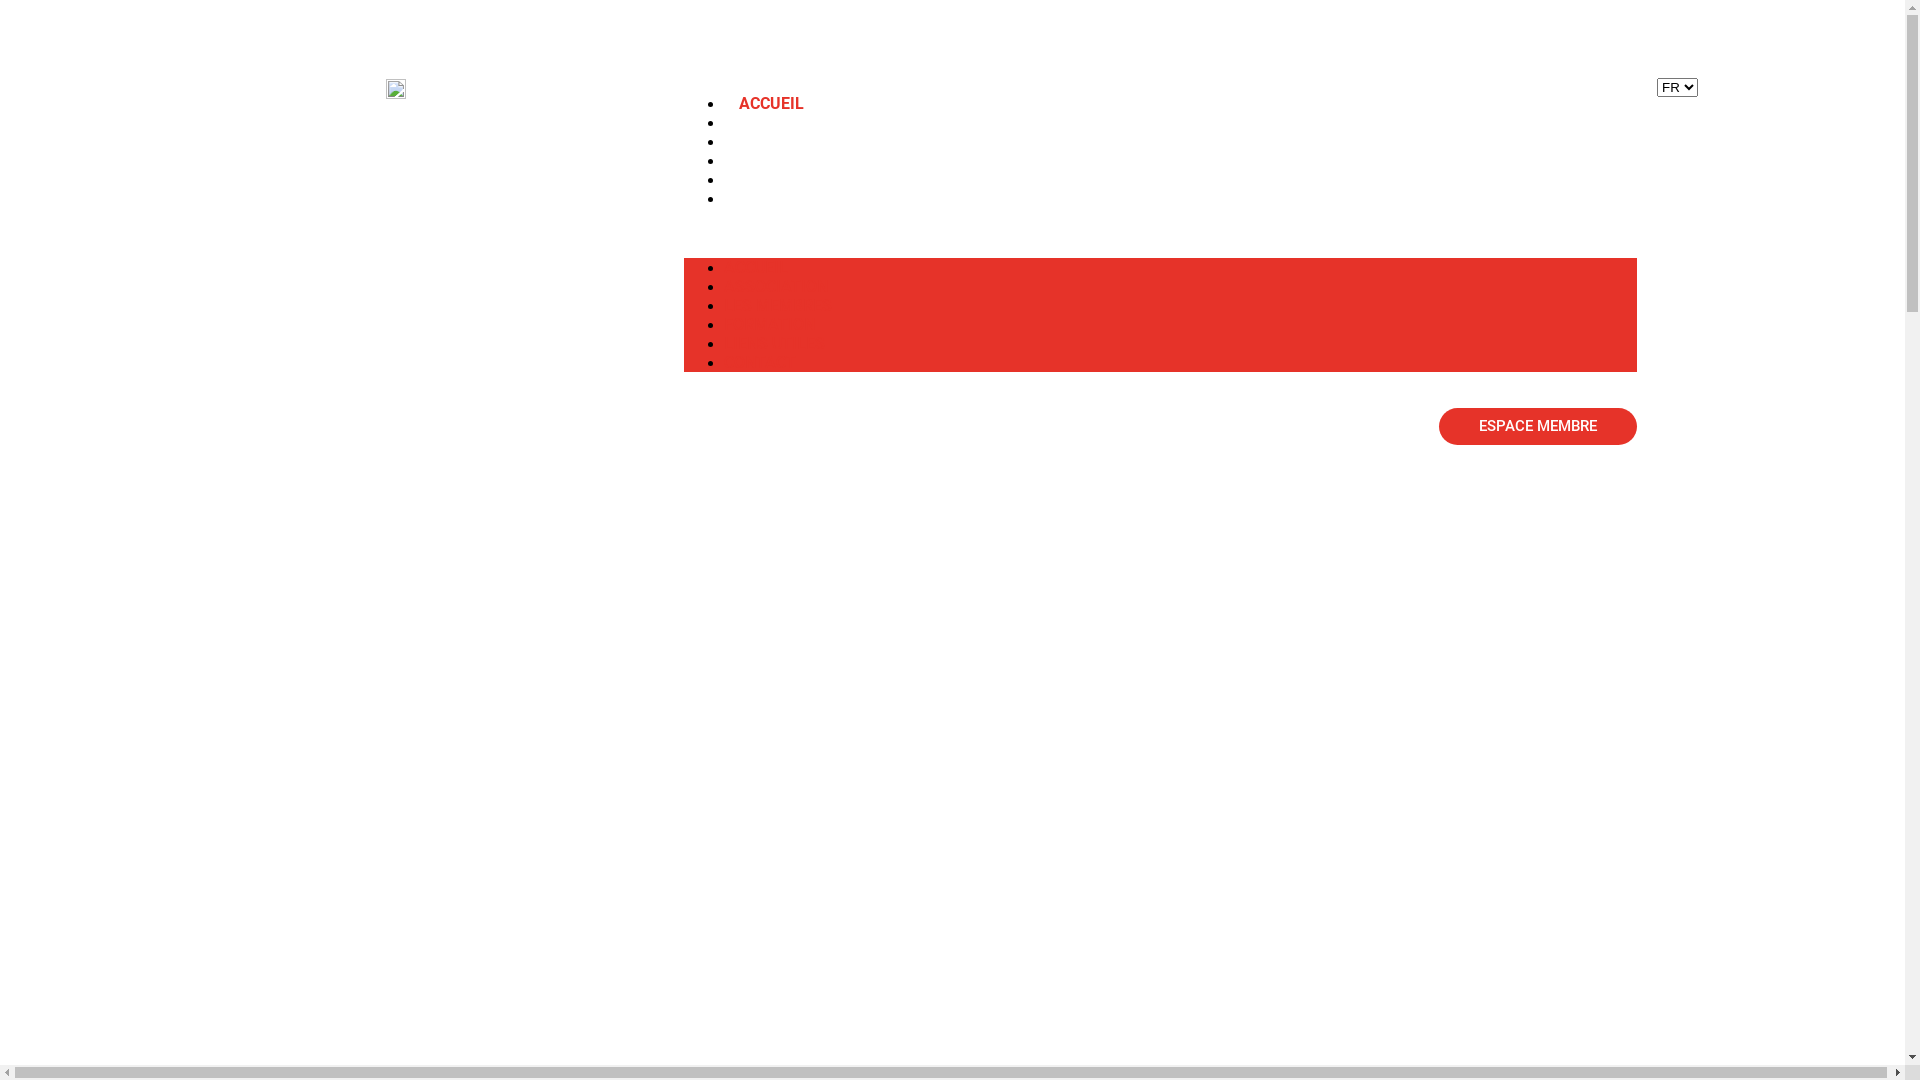  I want to click on 'FORMATION', so click(768, 323).